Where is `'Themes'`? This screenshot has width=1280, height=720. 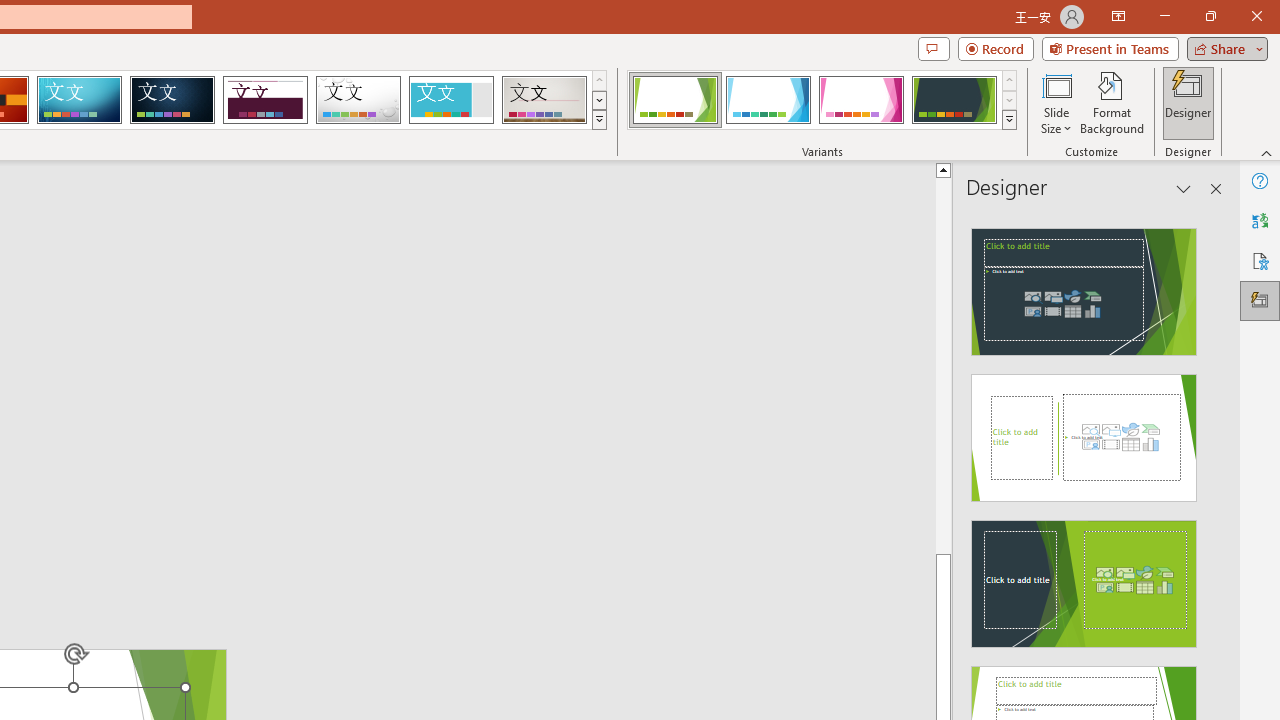 'Themes' is located at coordinates (598, 120).